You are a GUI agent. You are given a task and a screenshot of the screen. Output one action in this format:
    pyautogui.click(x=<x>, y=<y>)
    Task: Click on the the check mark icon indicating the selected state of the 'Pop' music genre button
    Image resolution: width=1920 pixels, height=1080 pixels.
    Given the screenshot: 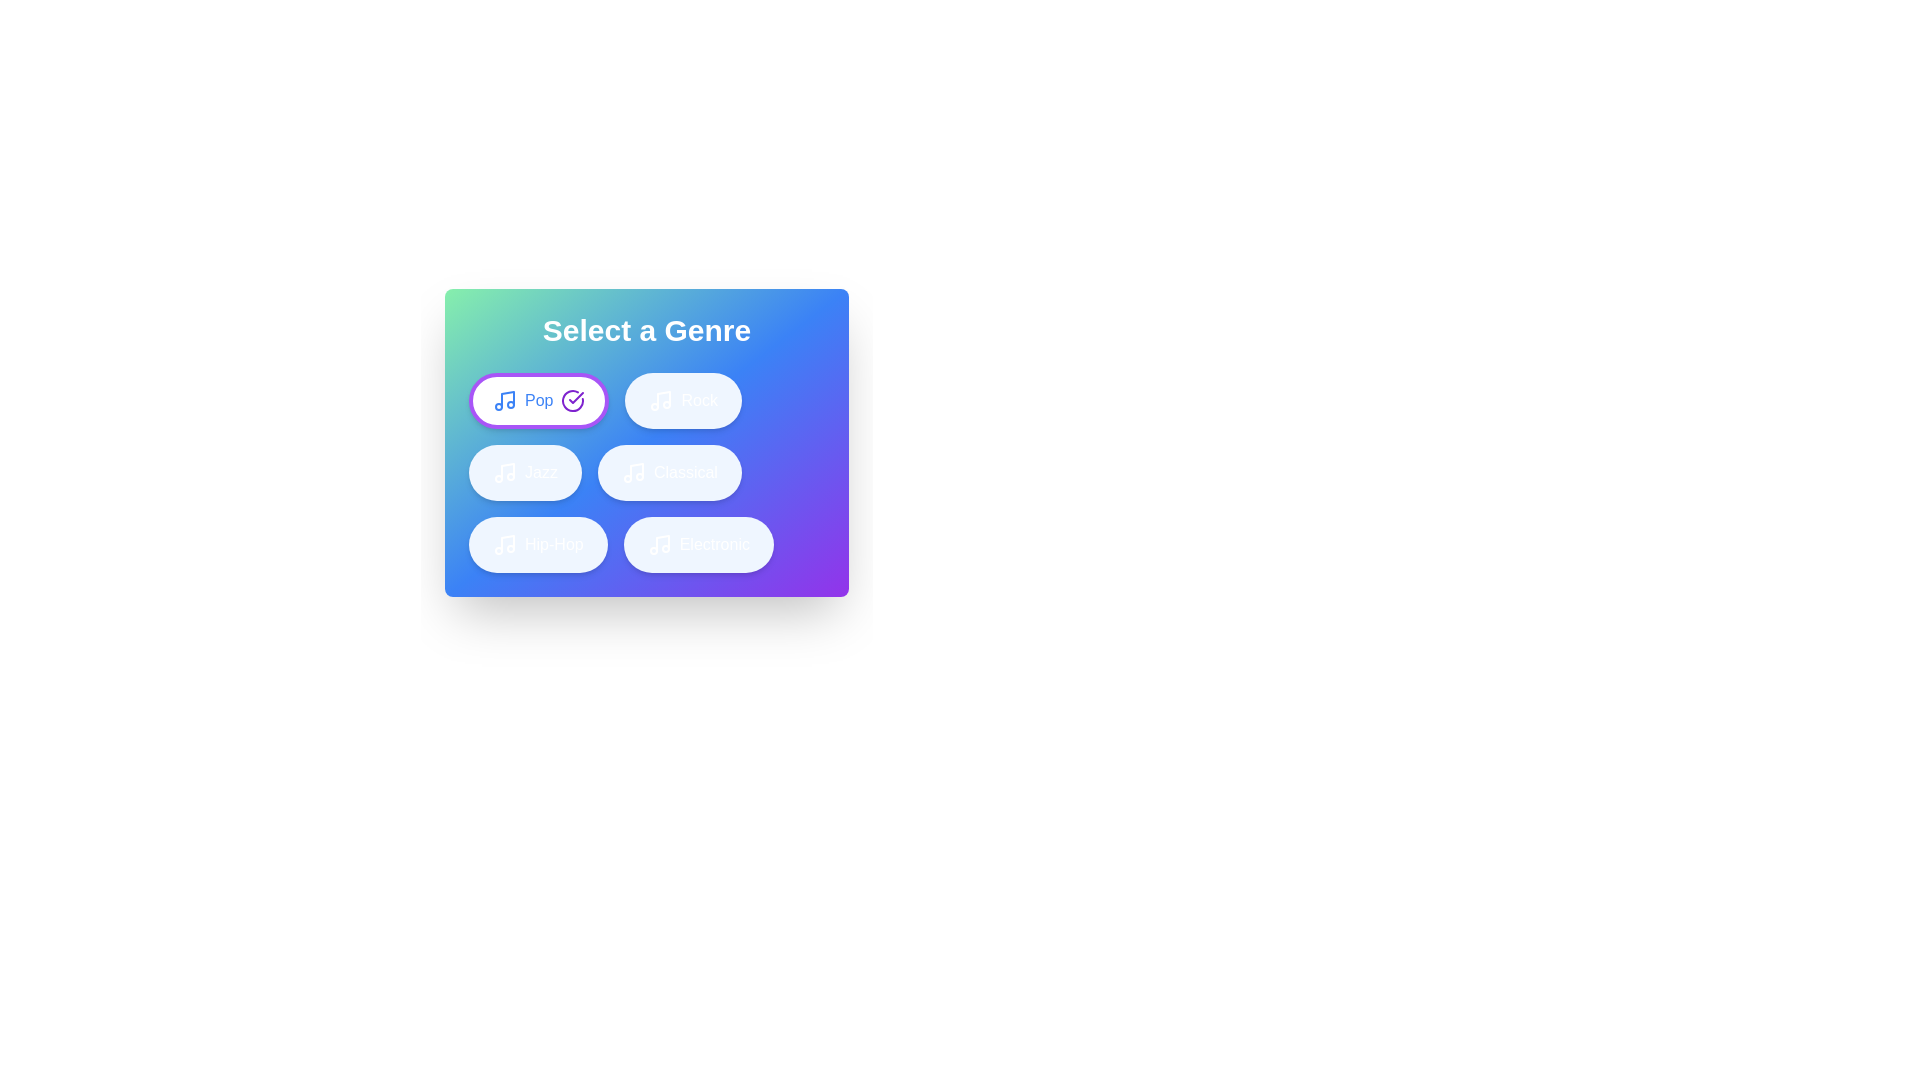 What is the action you would take?
    pyautogui.click(x=575, y=397)
    